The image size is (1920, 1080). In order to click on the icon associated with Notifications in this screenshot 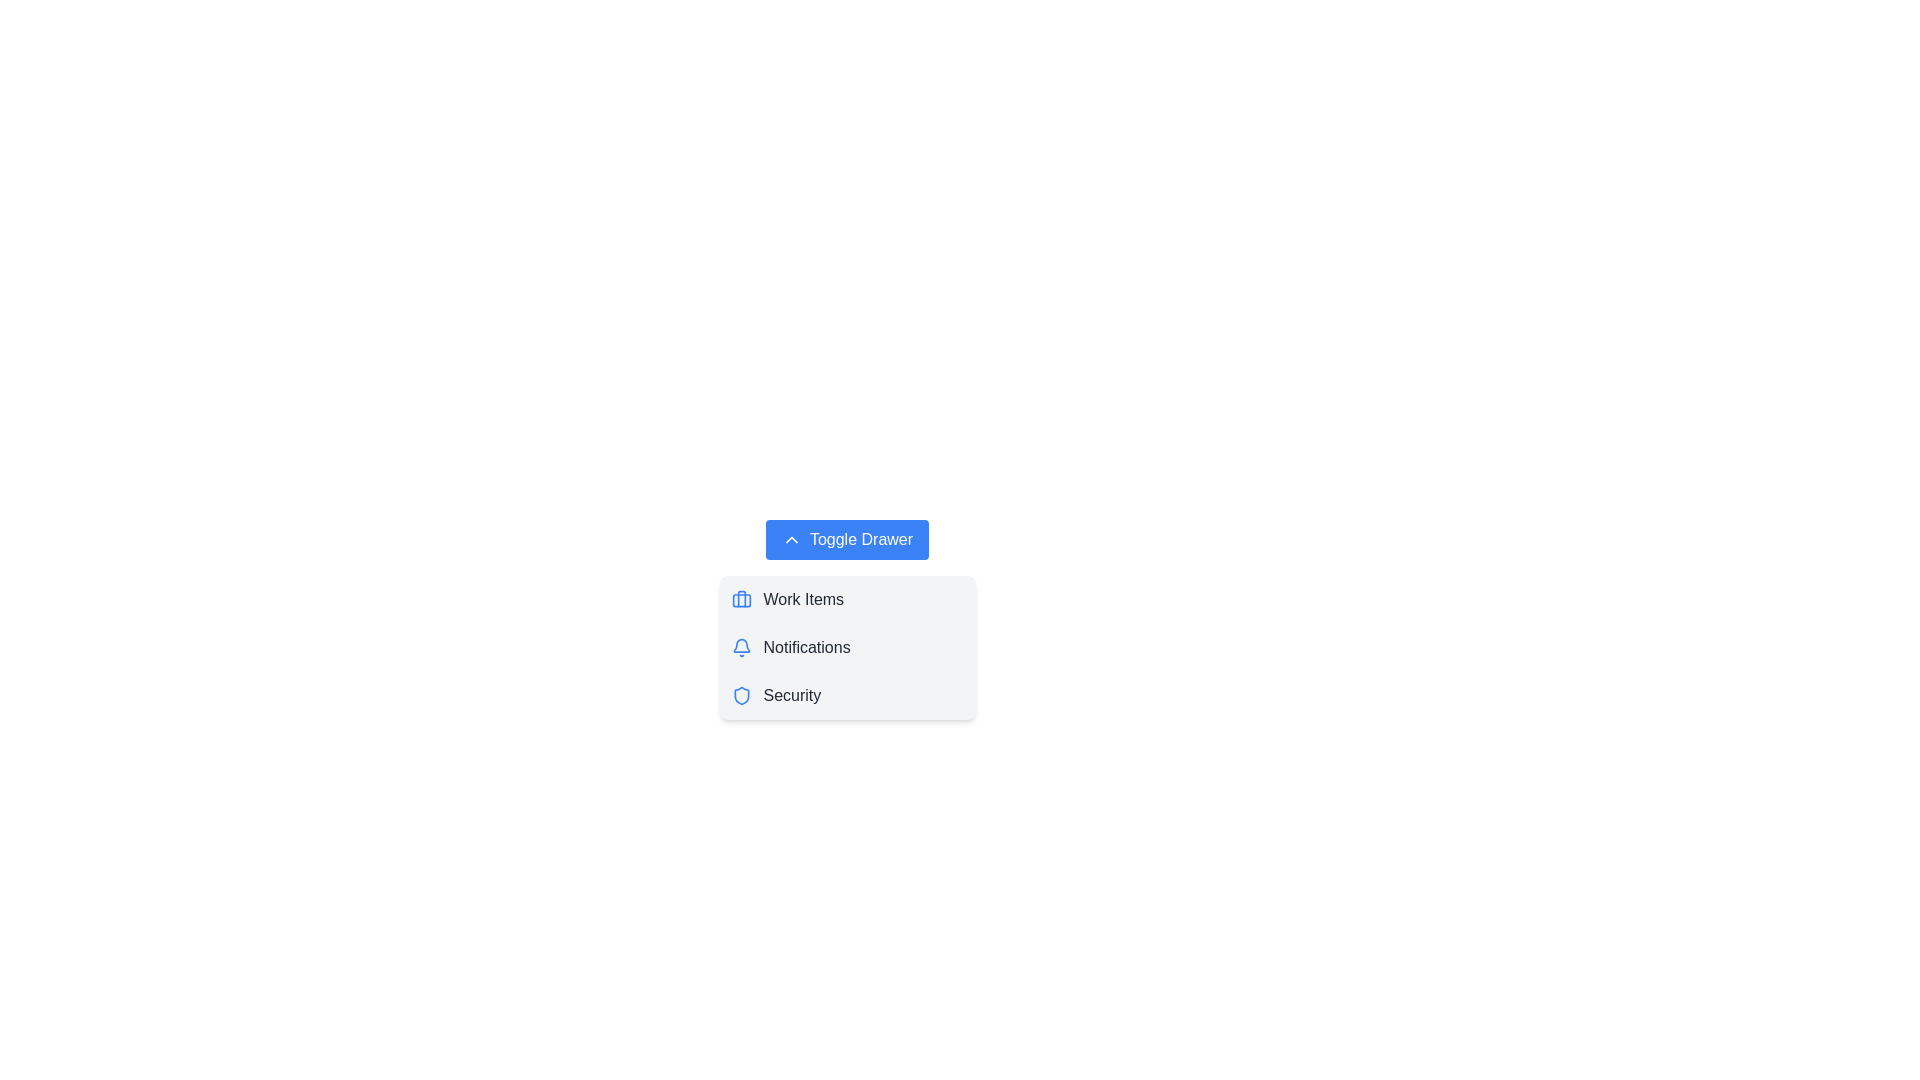, I will do `click(740, 648)`.